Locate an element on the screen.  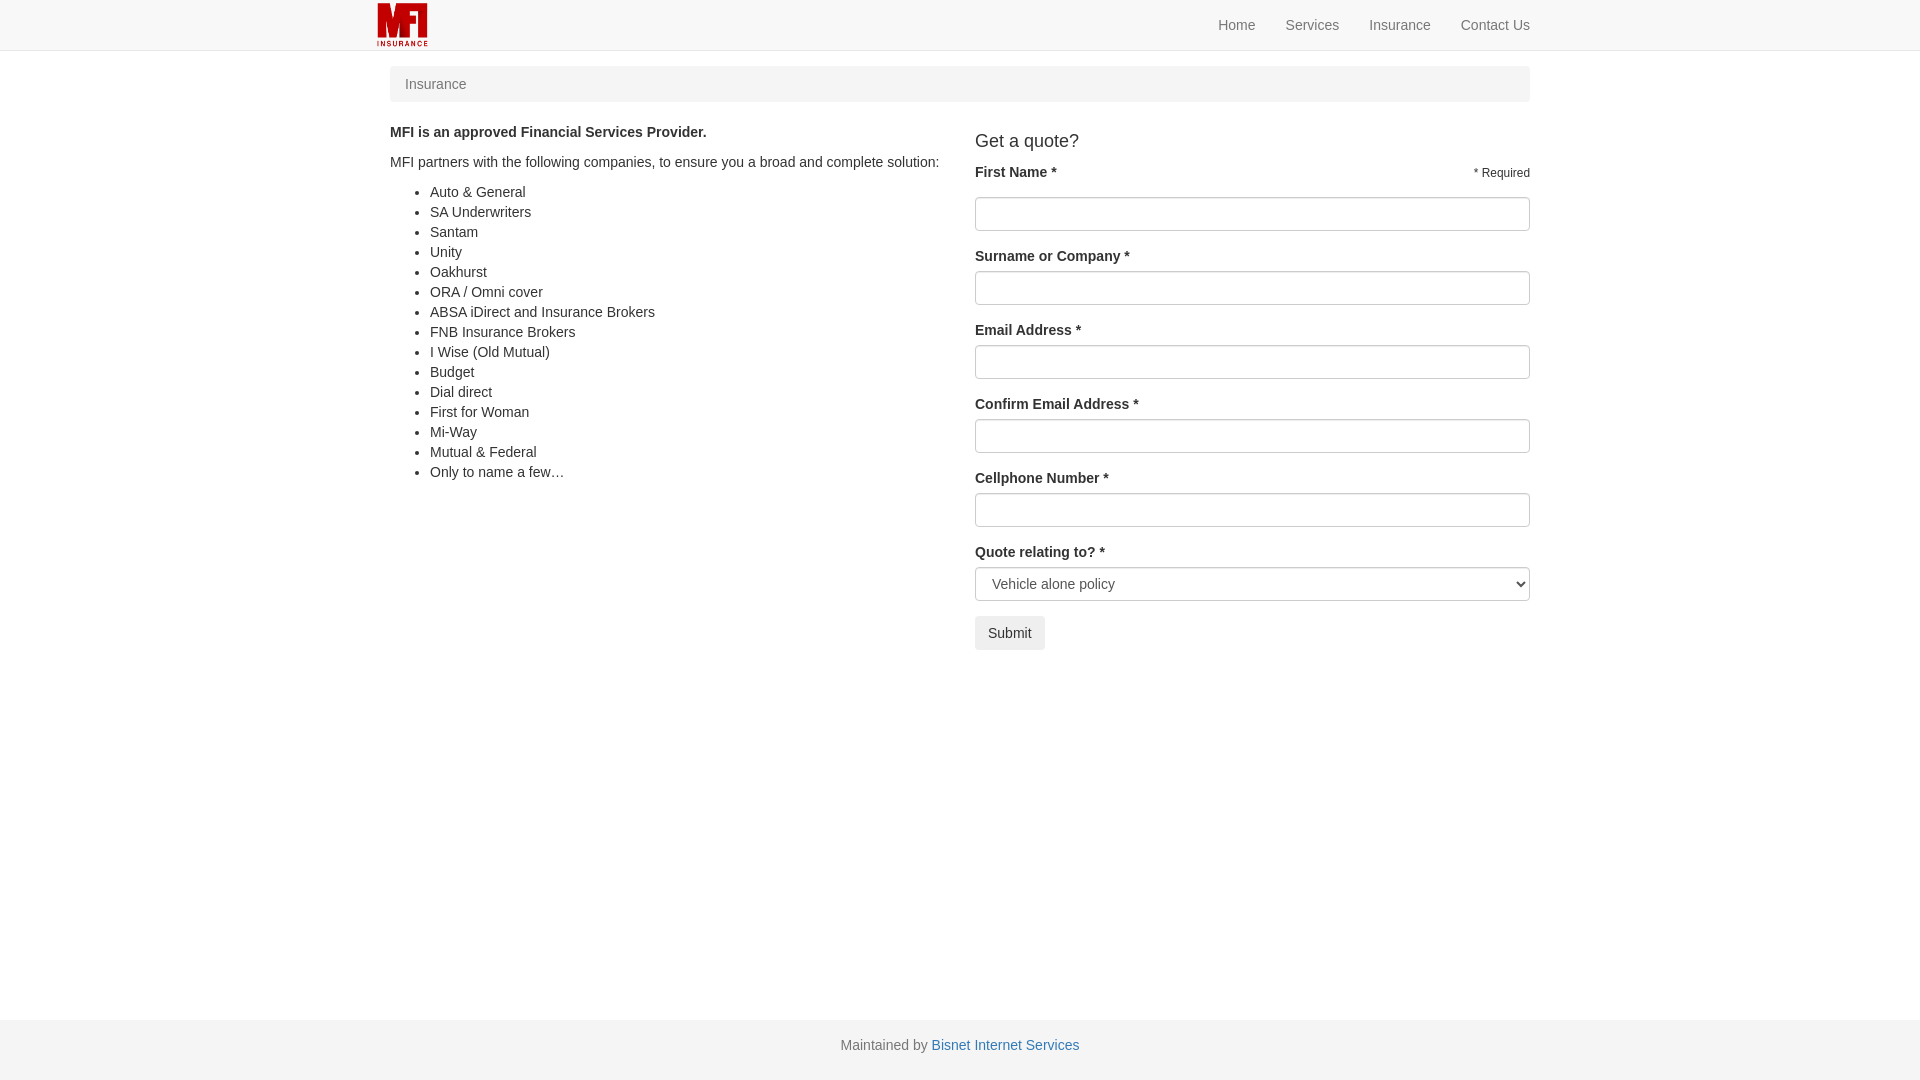
'Home' is located at coordinates (1235, 24).